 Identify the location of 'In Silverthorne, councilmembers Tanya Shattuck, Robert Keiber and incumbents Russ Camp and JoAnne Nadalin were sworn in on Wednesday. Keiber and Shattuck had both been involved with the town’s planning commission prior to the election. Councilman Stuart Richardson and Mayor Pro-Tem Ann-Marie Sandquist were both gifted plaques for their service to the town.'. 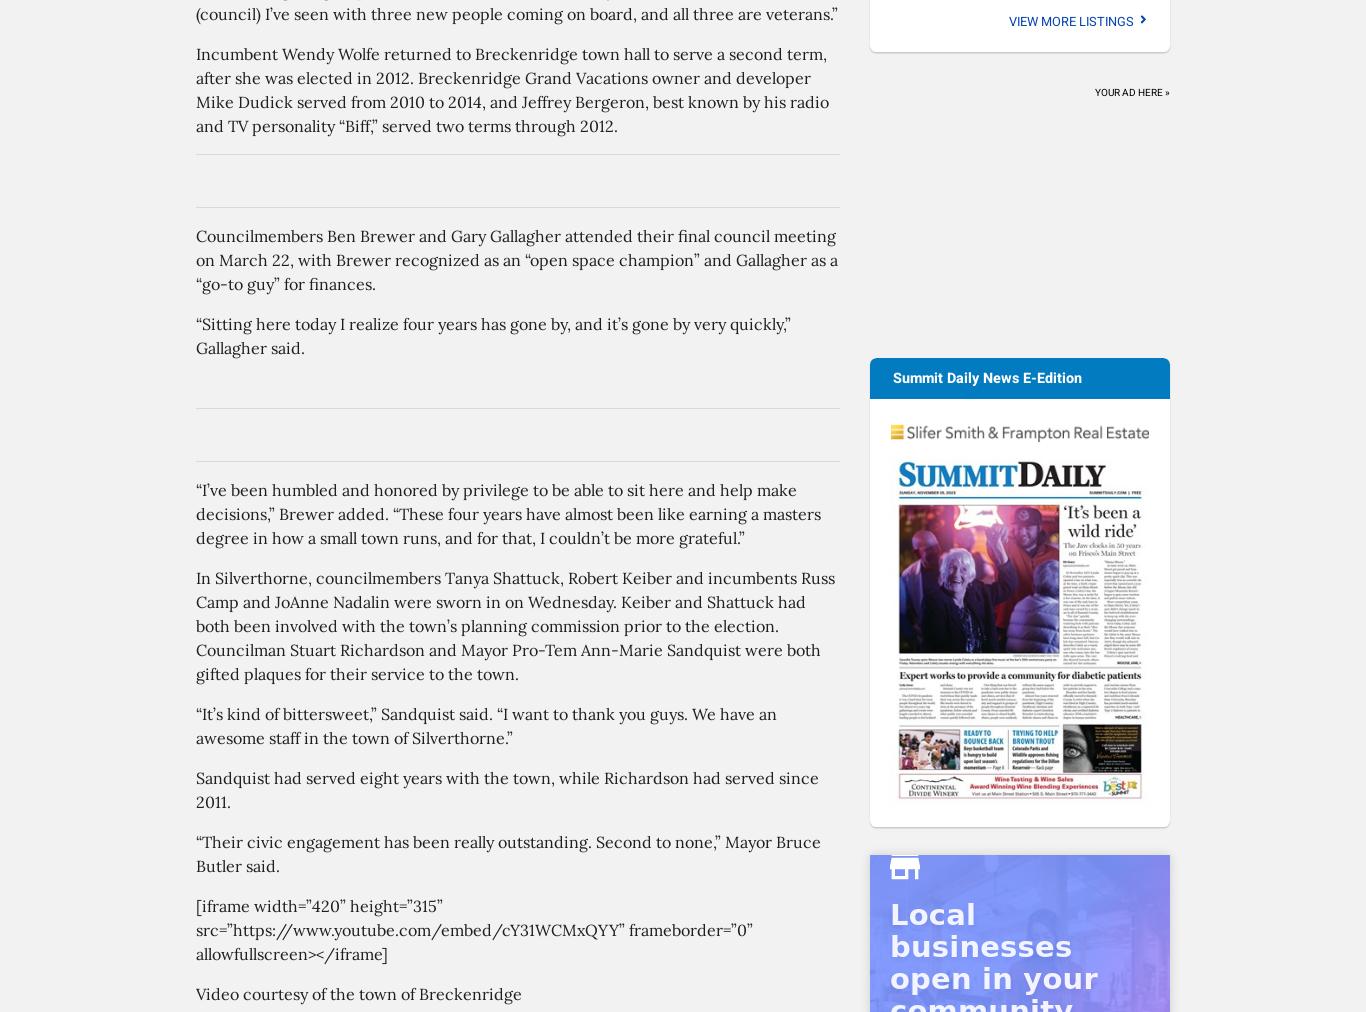
(515, 625).